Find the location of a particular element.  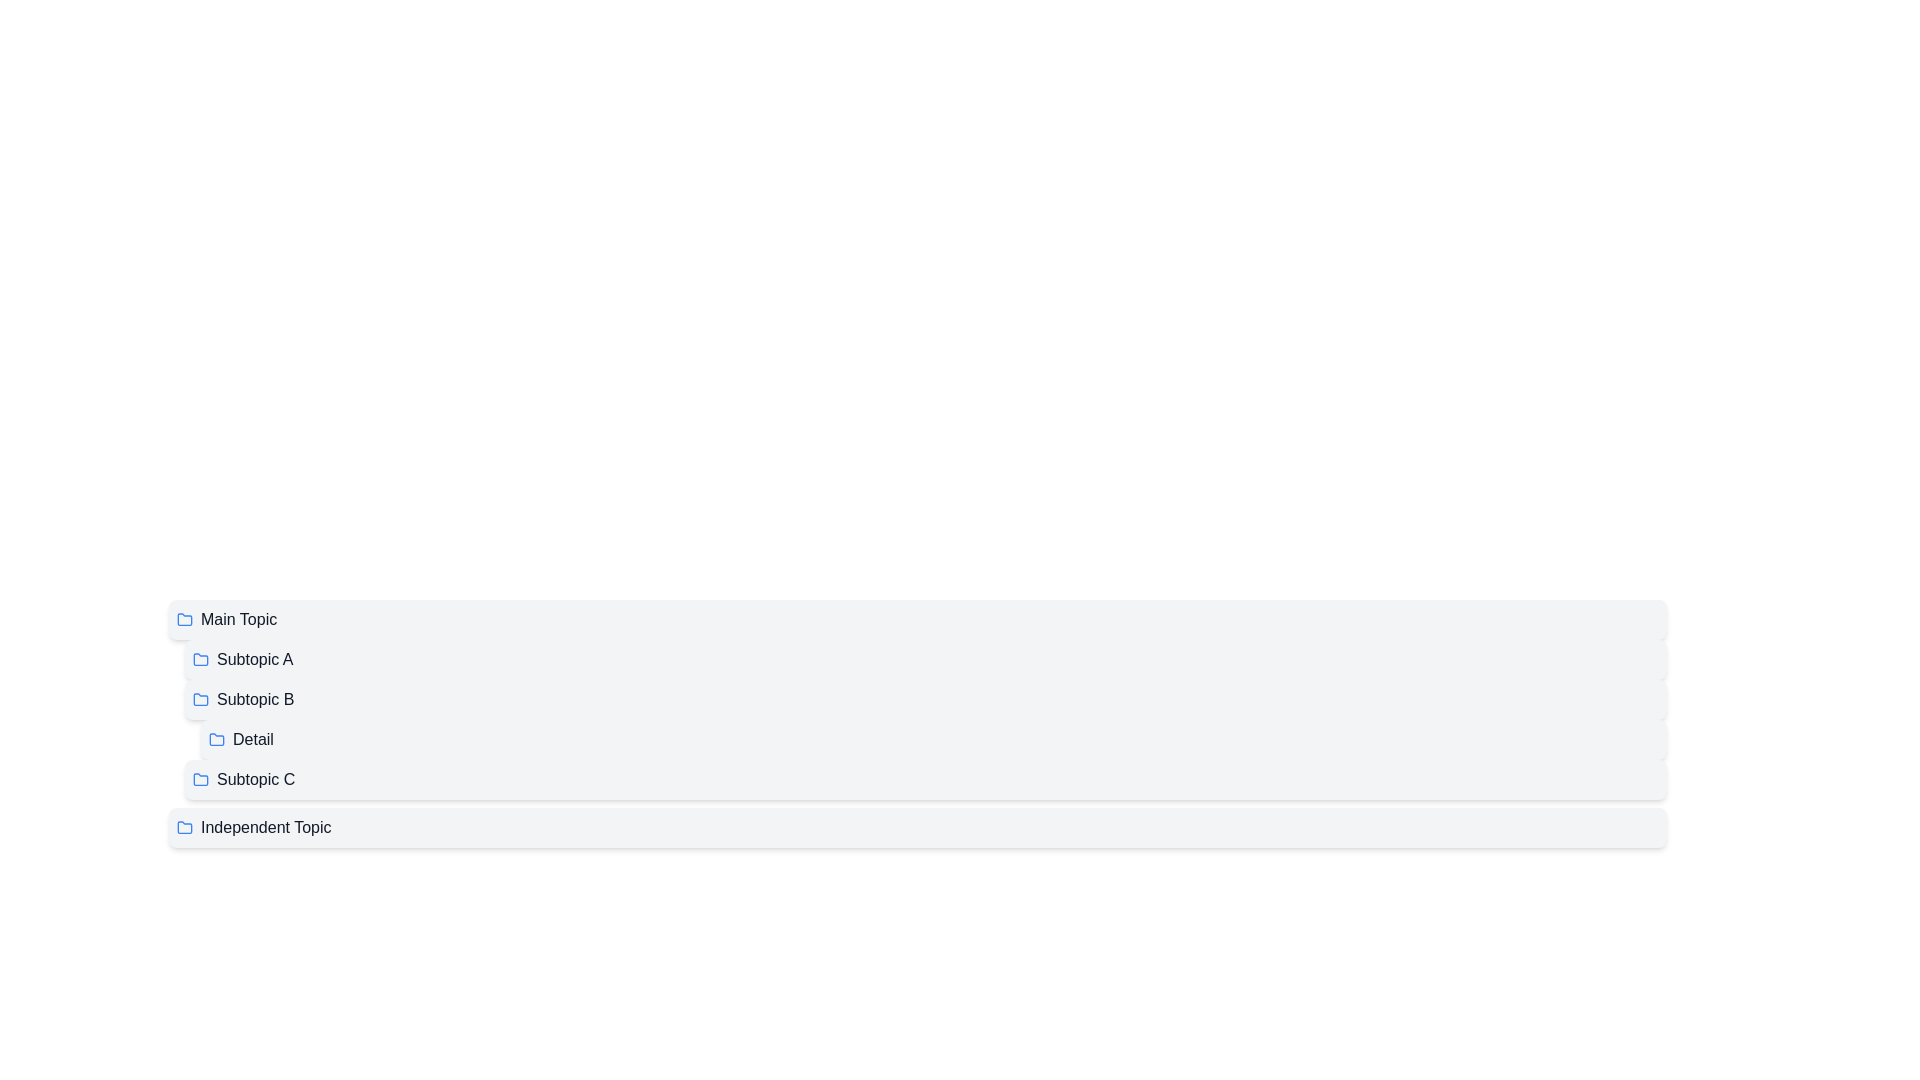

the text label reading 'Independent Topic' is located at coordinates (265, 828).